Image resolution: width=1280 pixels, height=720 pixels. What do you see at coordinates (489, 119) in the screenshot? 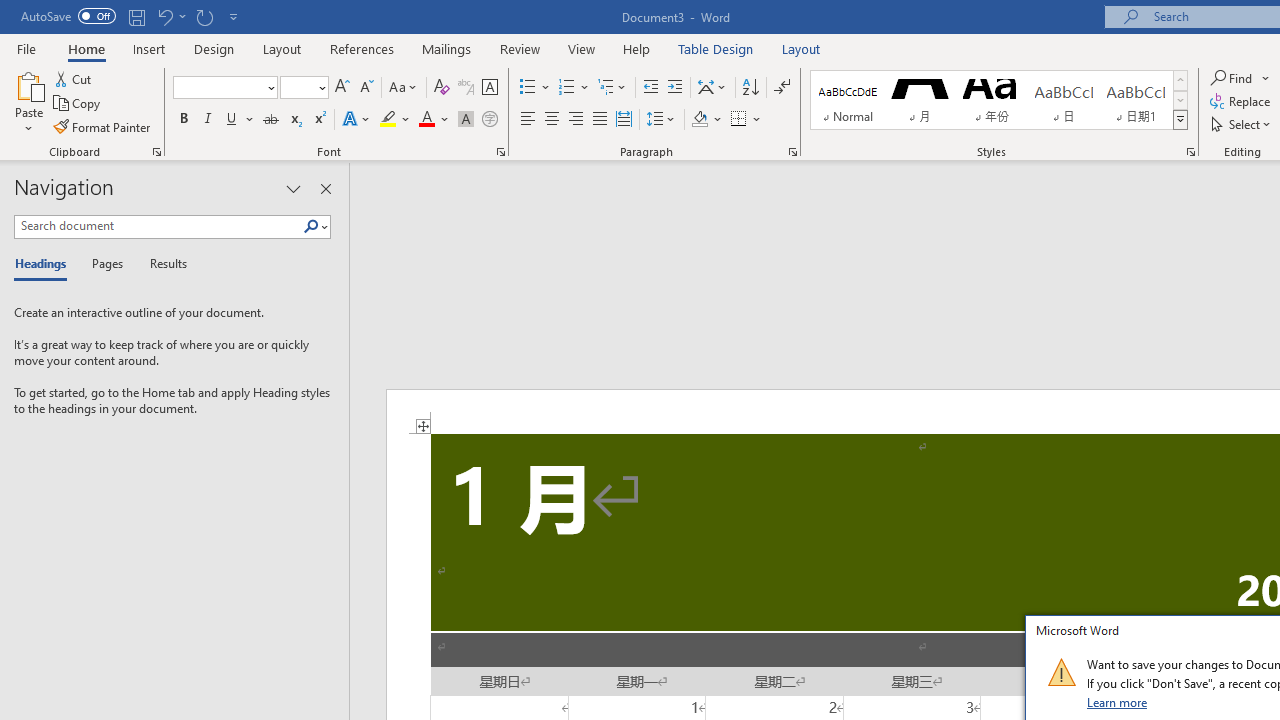
I see `'Enclose Characters...'` at bounding box center [489, 119].